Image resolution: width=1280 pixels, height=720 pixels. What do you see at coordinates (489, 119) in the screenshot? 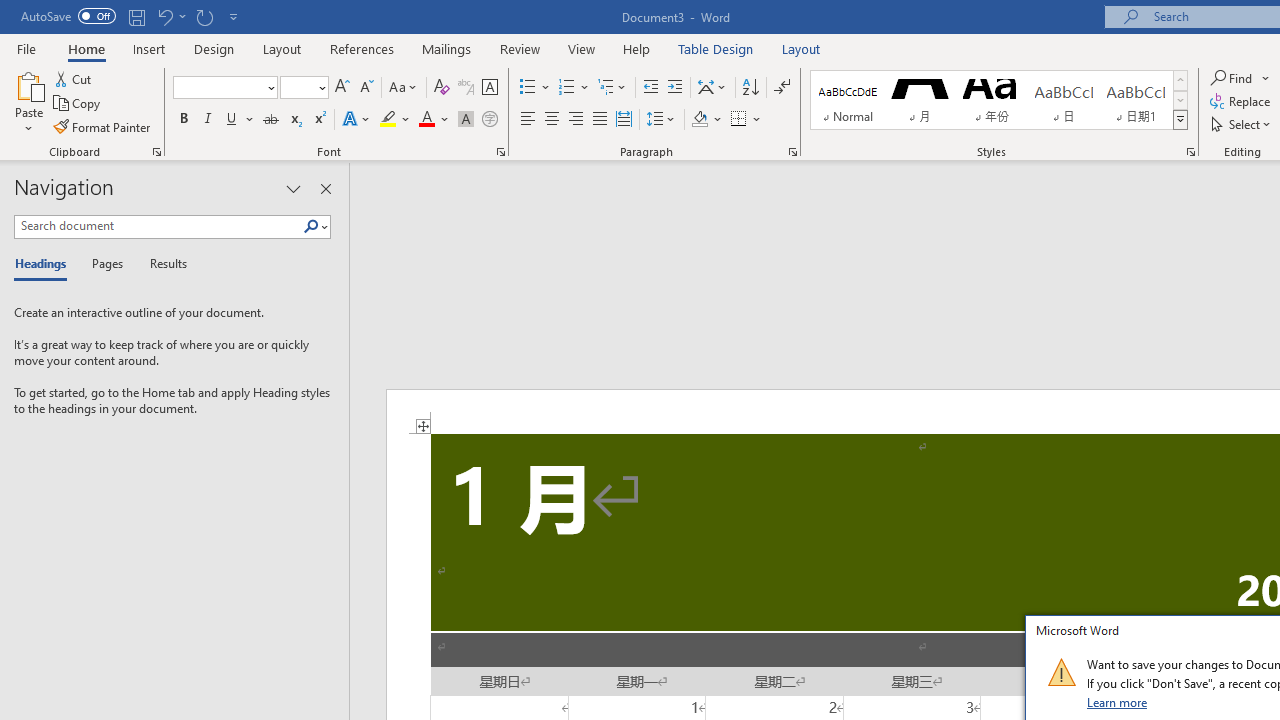
I see `'Enclose Characters...'` at bounding box center [489, 119].